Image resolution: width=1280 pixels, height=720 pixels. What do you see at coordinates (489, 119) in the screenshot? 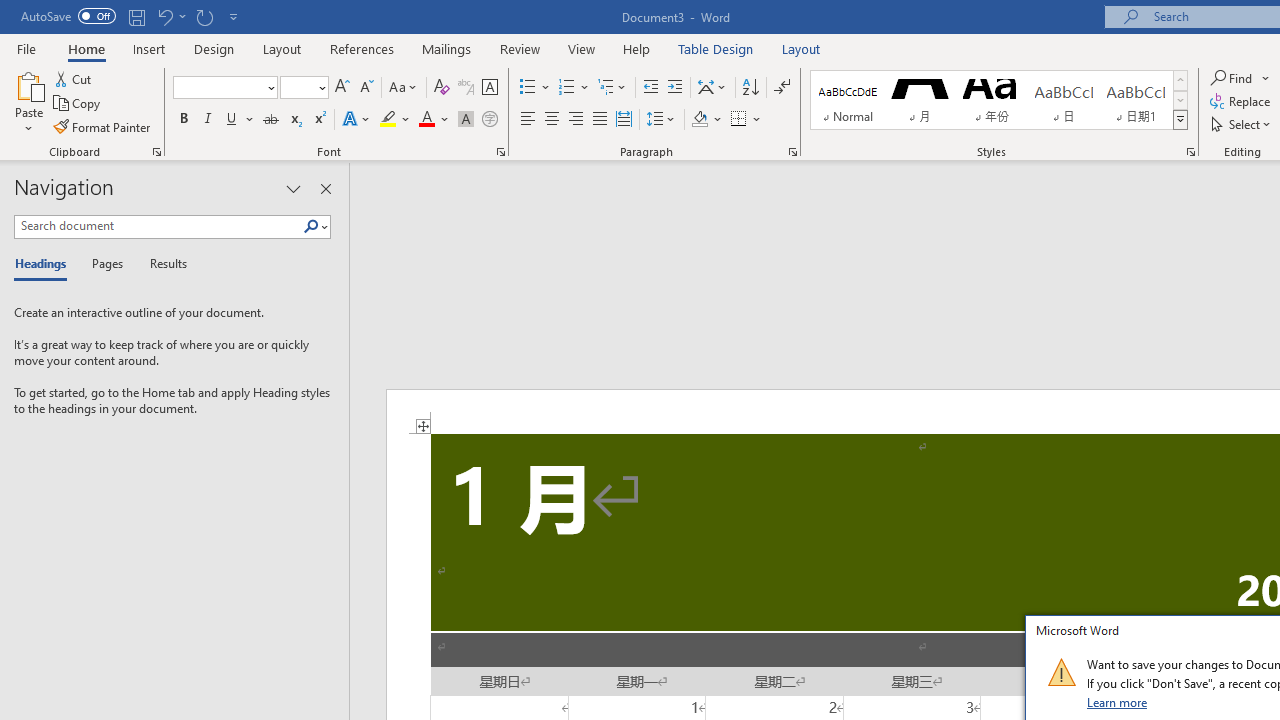
I see `'Enclose Characters...'` at bounding box center [489, 119].